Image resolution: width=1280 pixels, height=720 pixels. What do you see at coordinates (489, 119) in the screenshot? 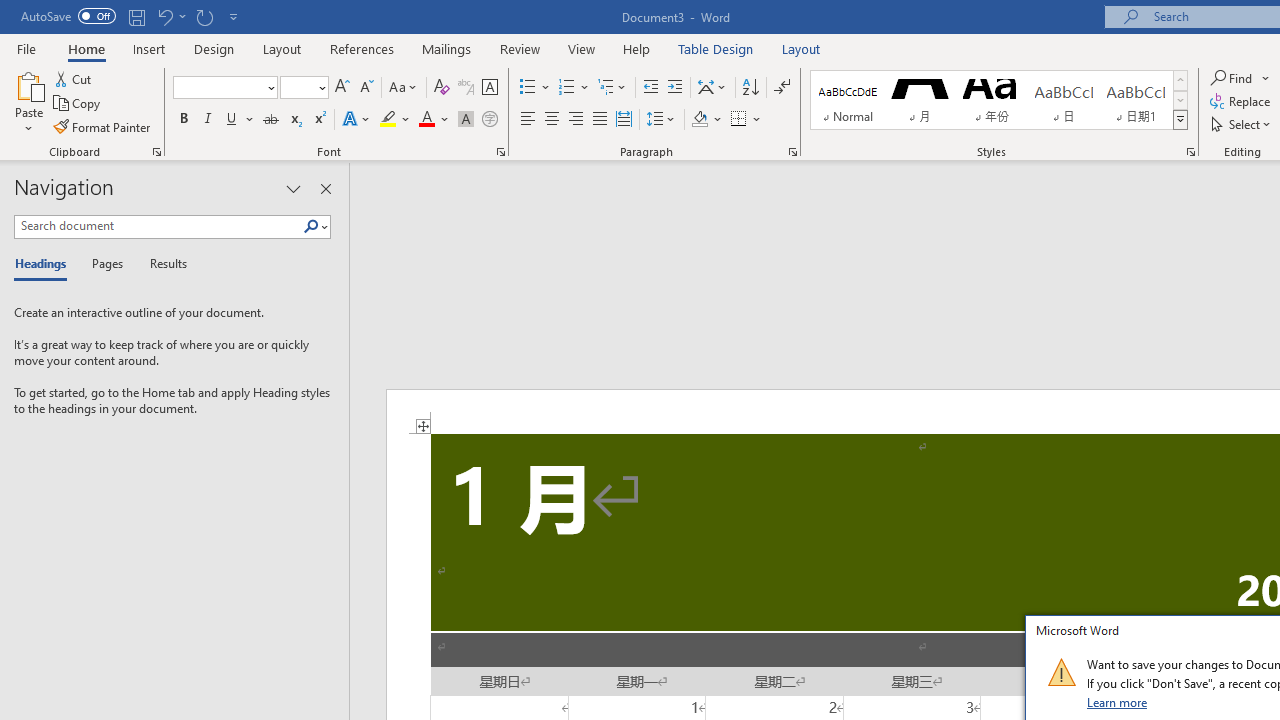
I see `'Enclose Characters...'` at bounding box center [489, 119].